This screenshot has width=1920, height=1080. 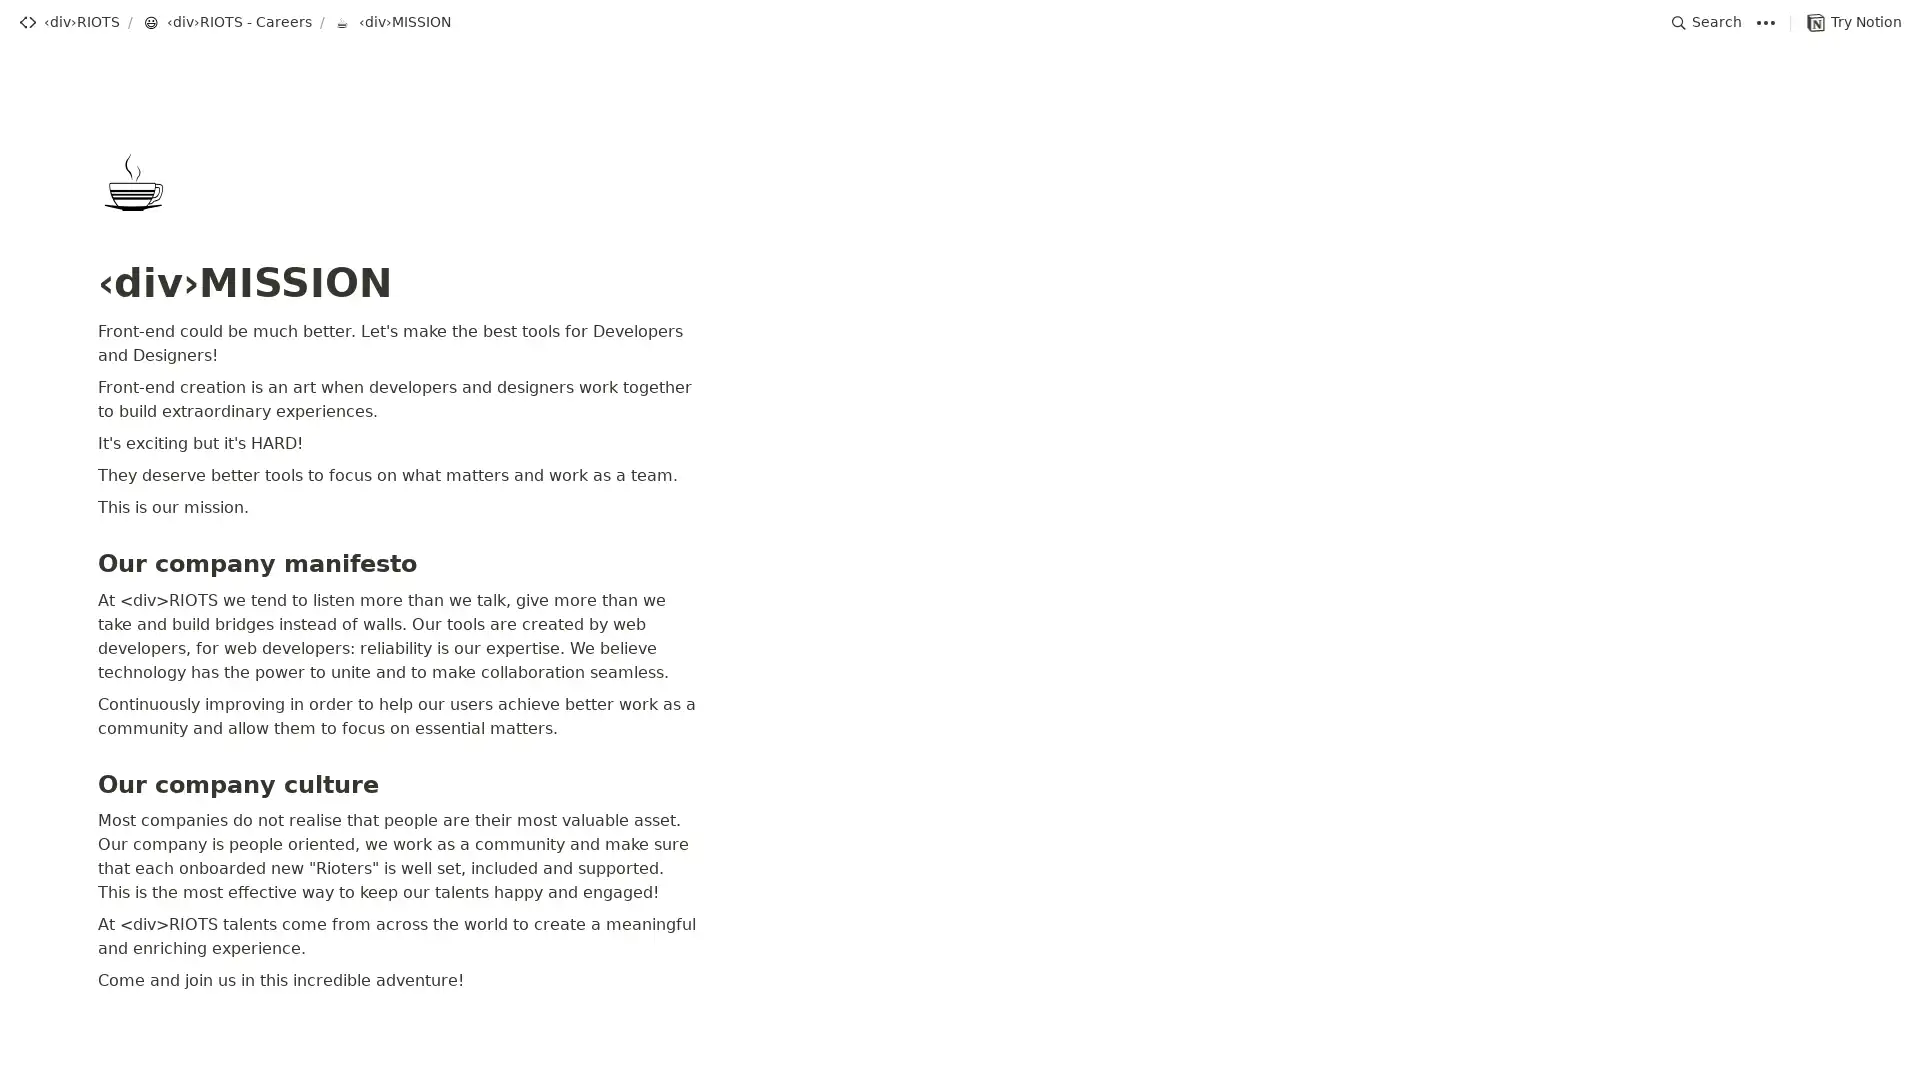 What do you see at coordinates (392, 22) in the screenshot?
I see `divMISSION` at bounding box center [392, 22].